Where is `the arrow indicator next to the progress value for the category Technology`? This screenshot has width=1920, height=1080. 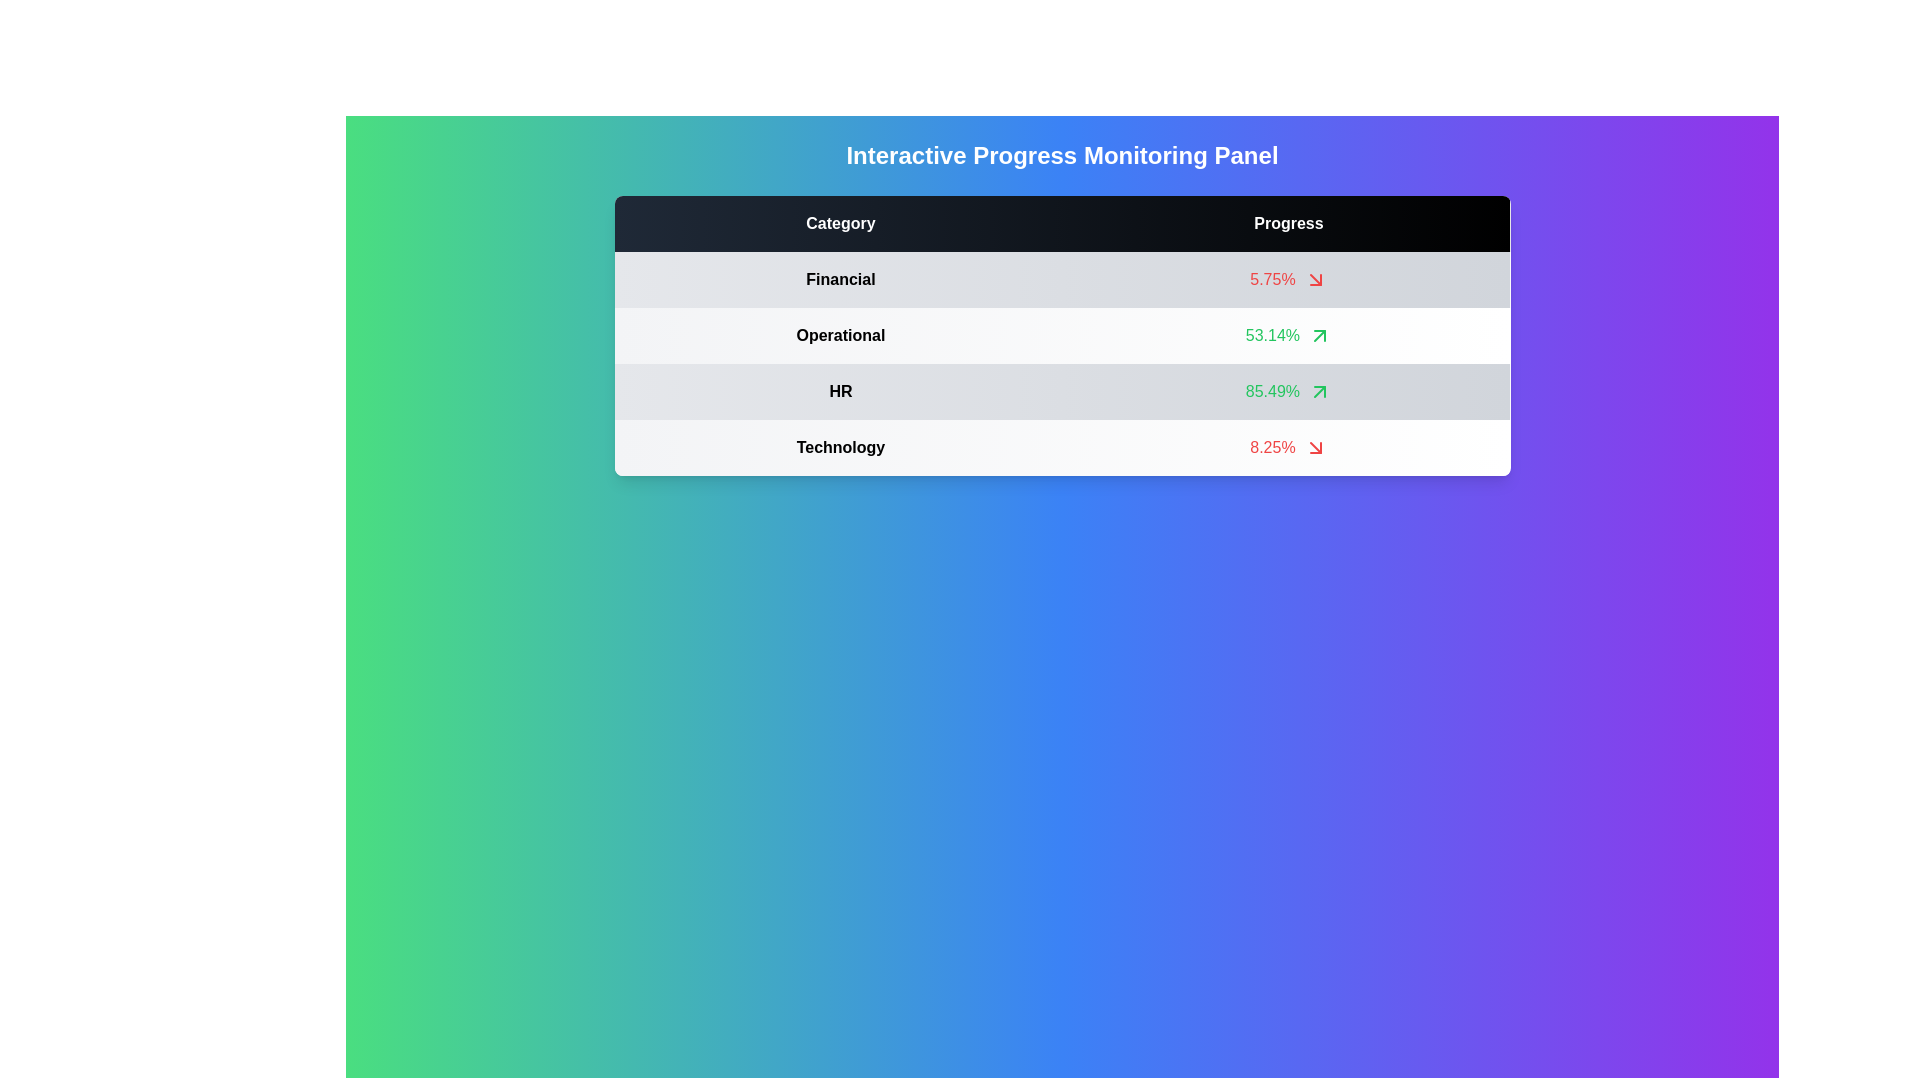
the arrow indicator next to the progress value for the category Technology is located at coordinates (1315, 446).